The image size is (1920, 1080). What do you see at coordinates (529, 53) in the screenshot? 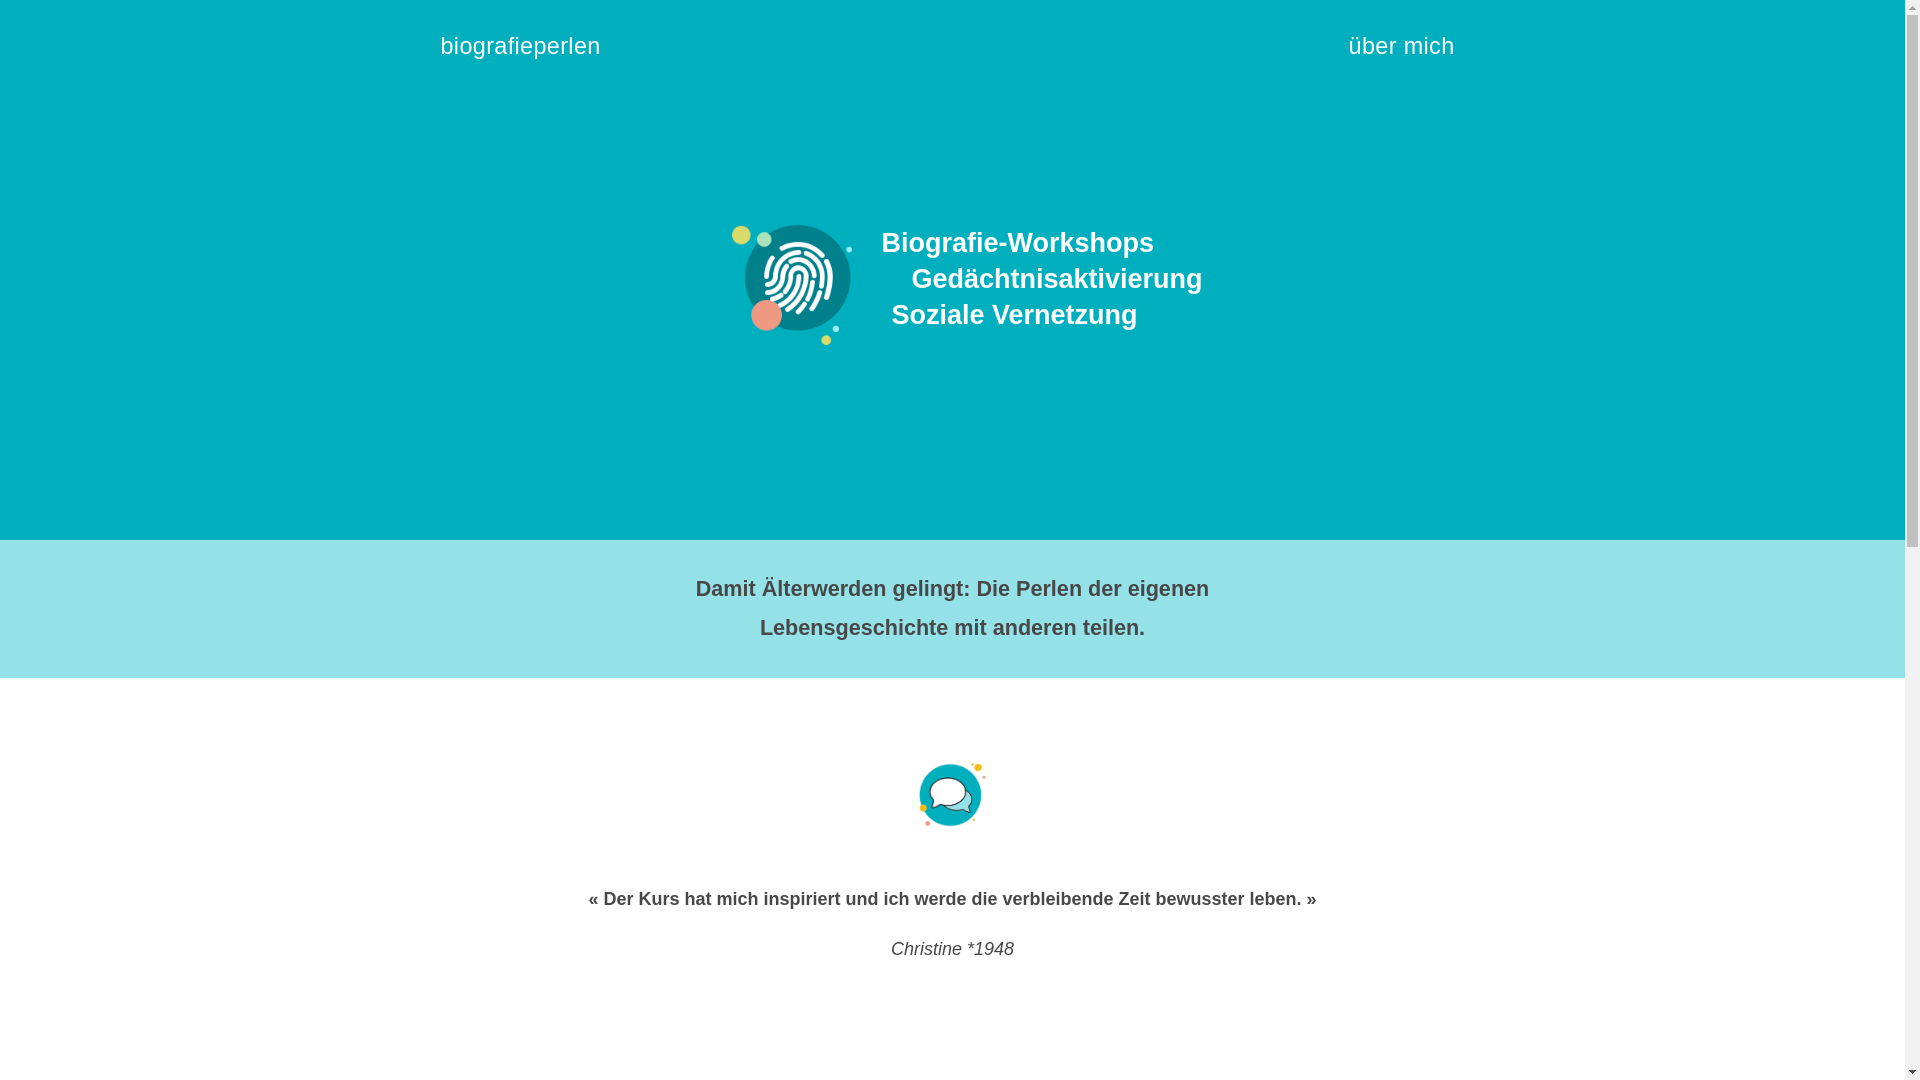
I see `'biografieperlen'` at bounding box center [529, 53].